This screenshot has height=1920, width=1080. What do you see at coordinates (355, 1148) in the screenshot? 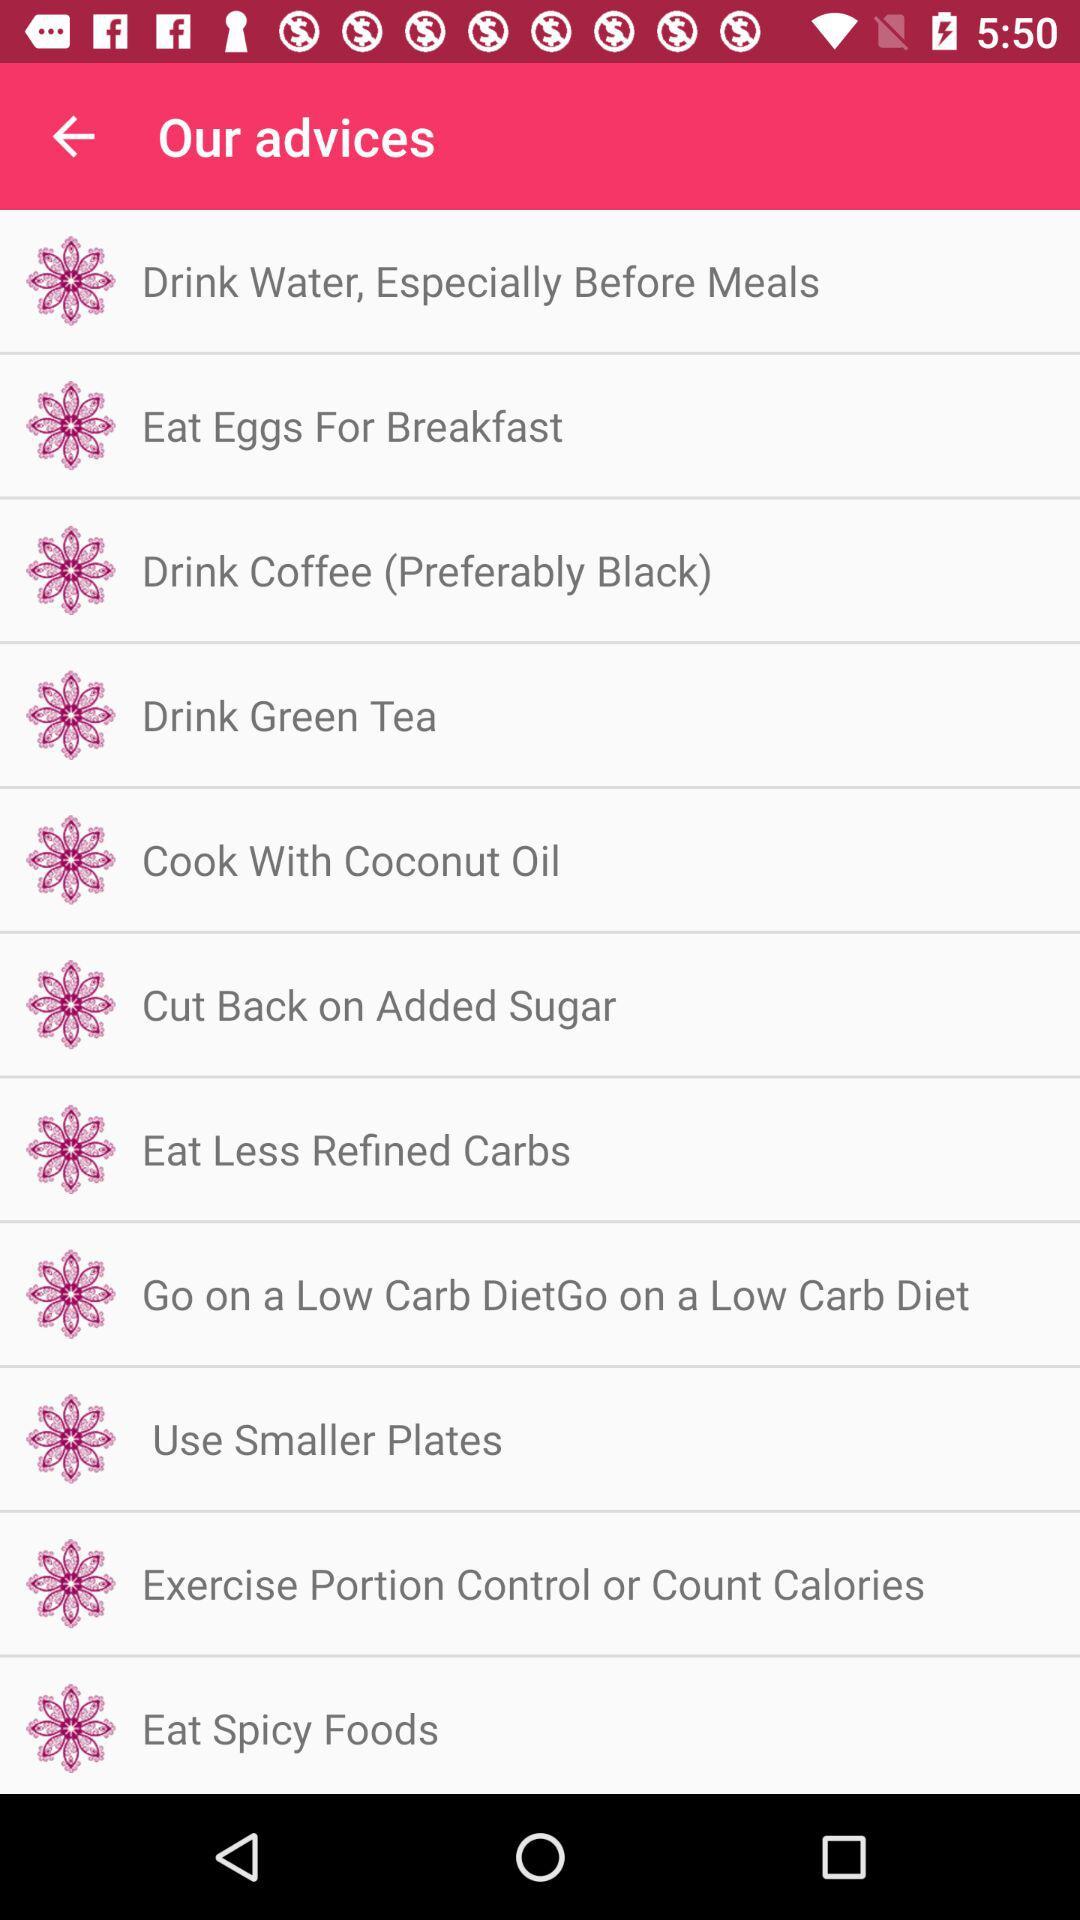
I see `item below the cut back on item` at bounding box center [355, 1148].